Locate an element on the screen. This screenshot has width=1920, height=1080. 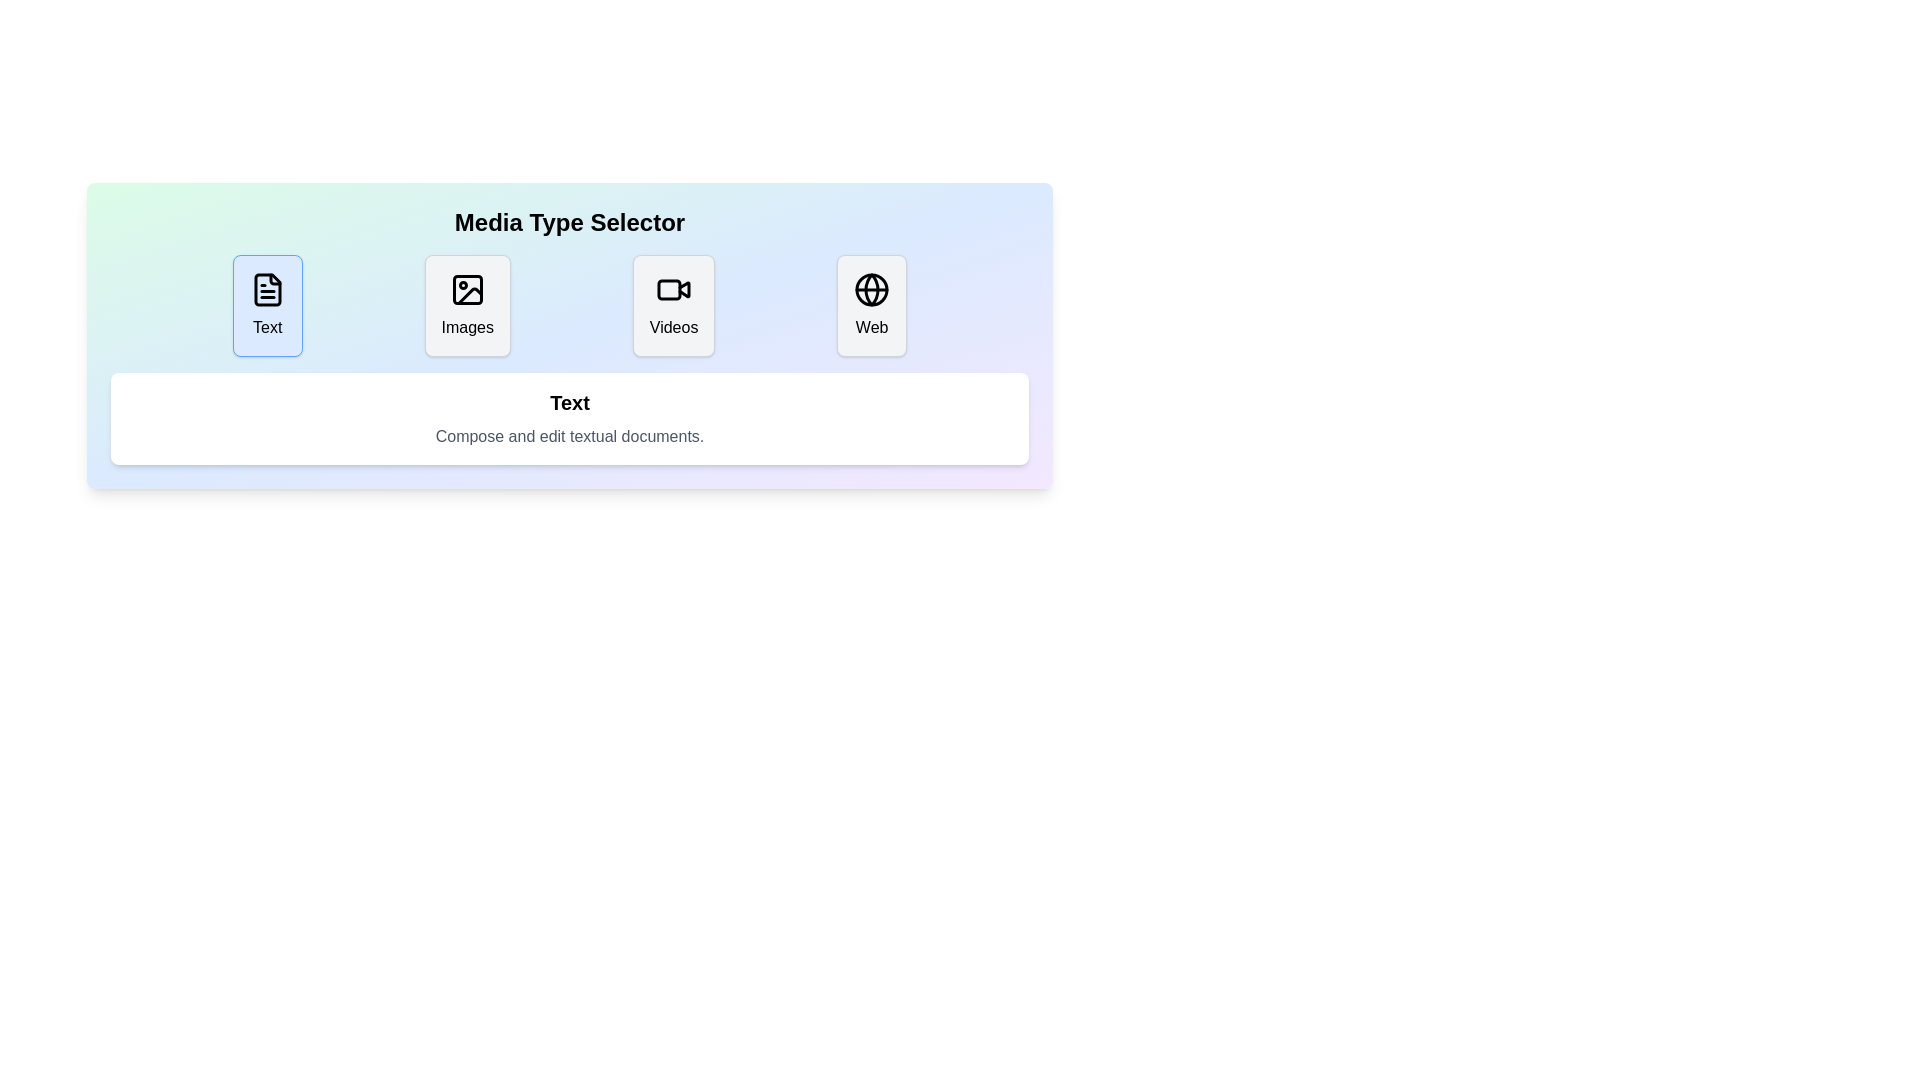
the text label that reads 'Compose and edit textual documents.' which is styled in gray and positioned below the header 'Text' is located at coordinates (569, 435).